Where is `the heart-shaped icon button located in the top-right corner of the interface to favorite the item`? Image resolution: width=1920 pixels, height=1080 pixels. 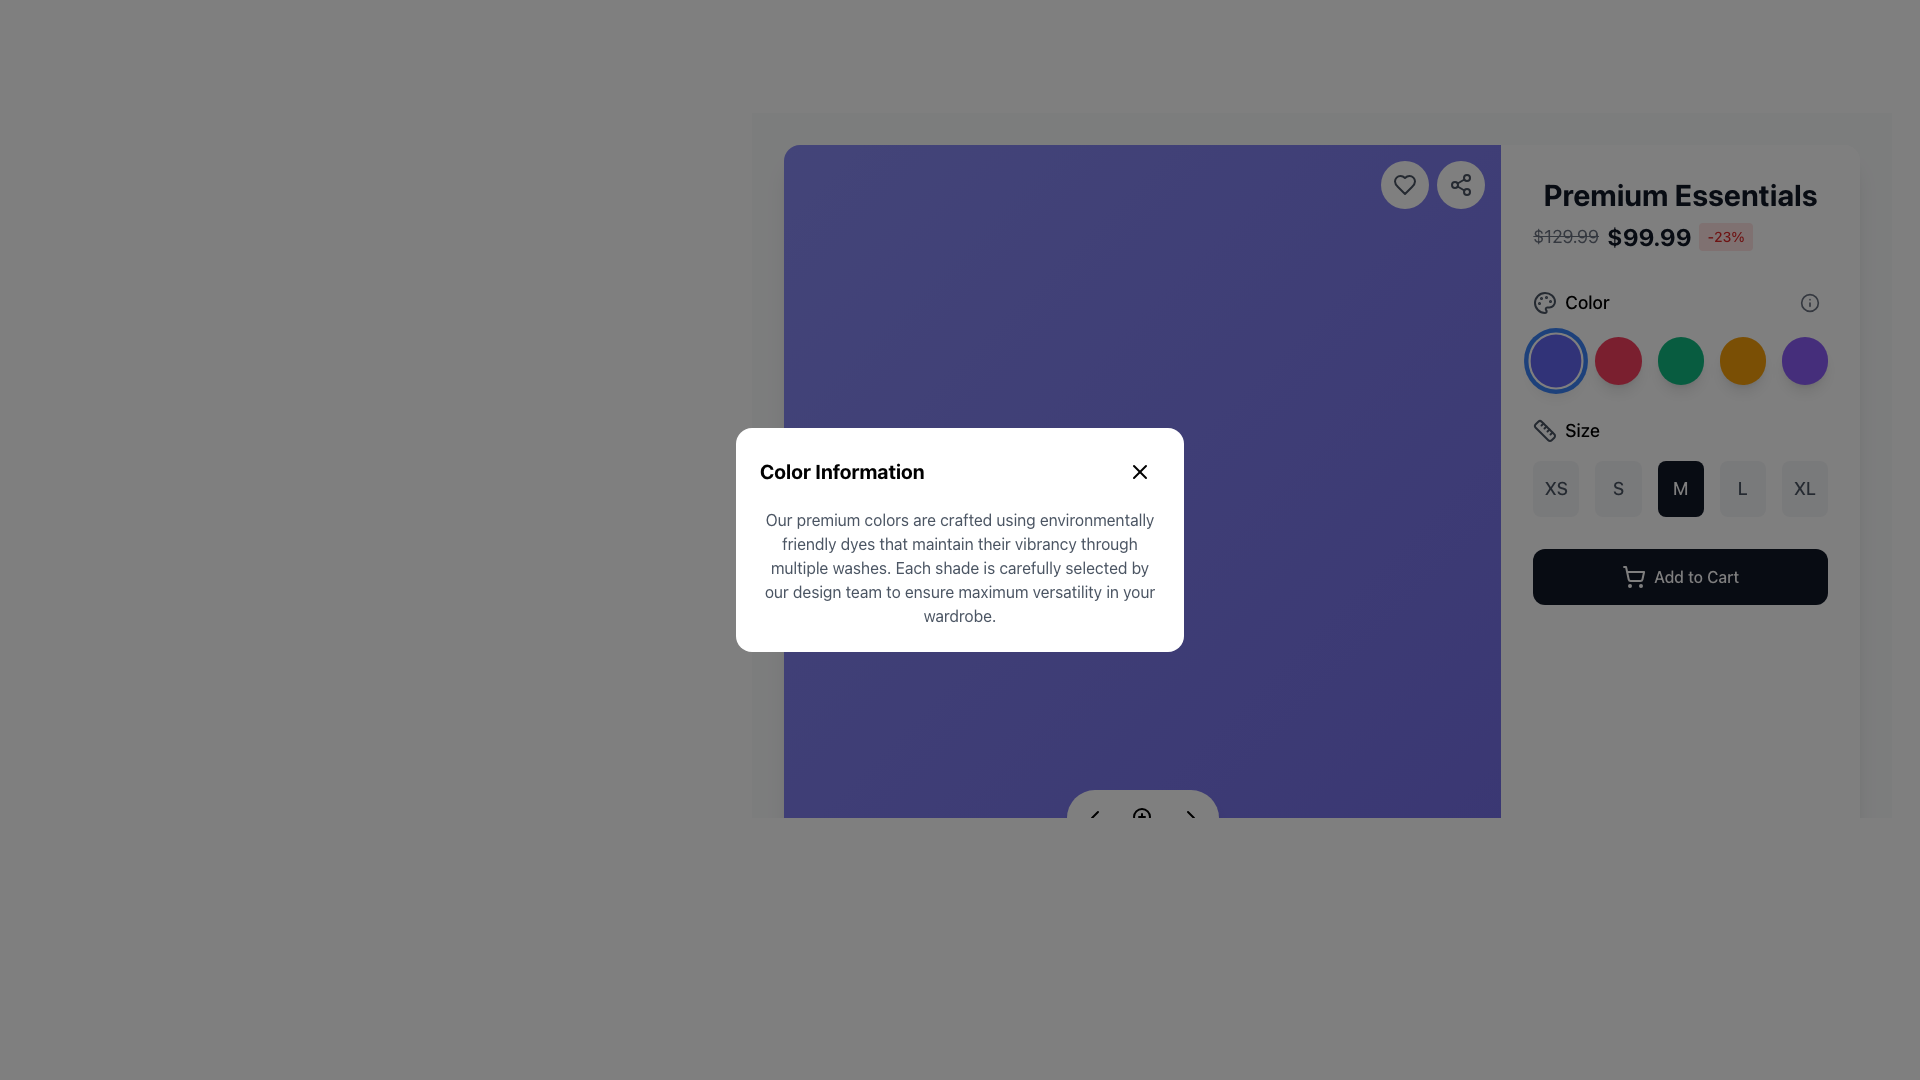 the heart-shaped icon button located in the top-right corner of the interface to favorite the item is located at coordinates (1404, 185).